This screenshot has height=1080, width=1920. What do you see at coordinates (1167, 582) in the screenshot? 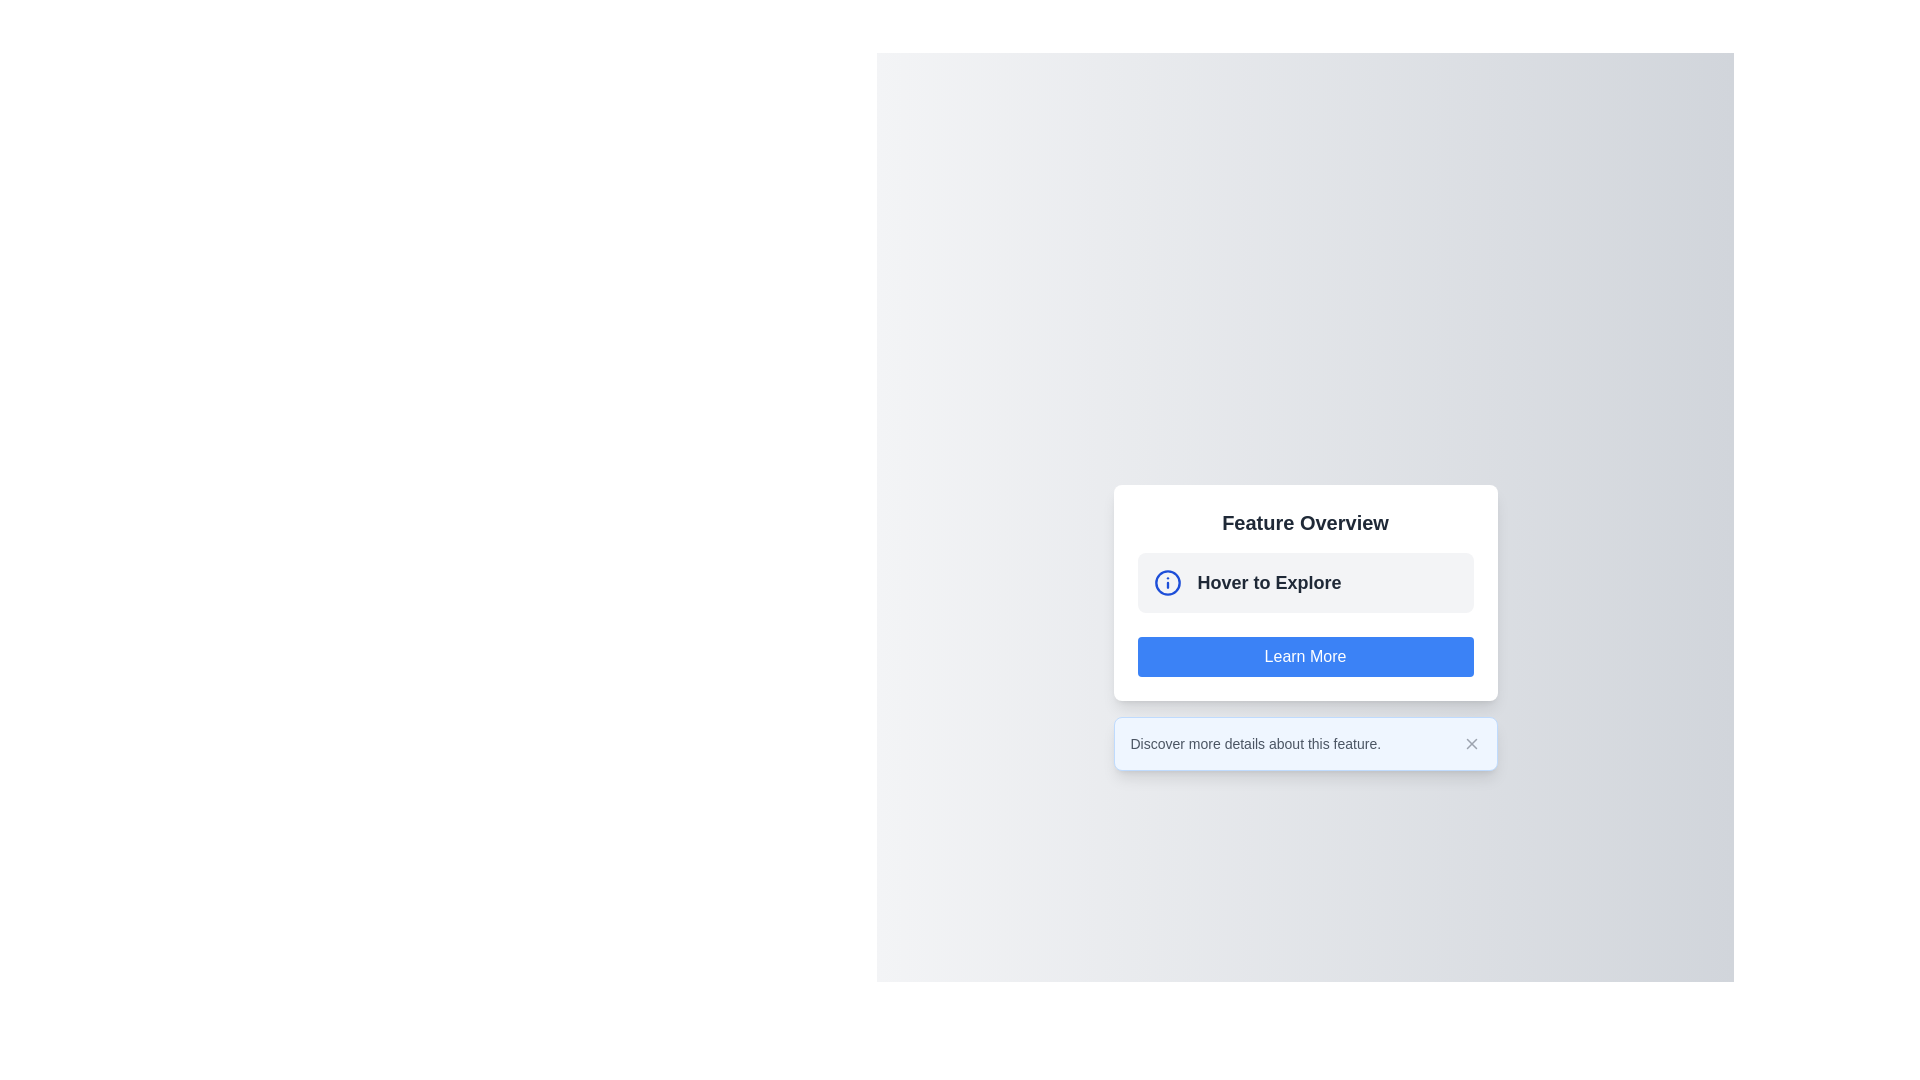
I see `the circular vector graphic element that is part of the information icon, which is visually styled with a blue stroke and has a central dot` at bounding box center [1167, 582].